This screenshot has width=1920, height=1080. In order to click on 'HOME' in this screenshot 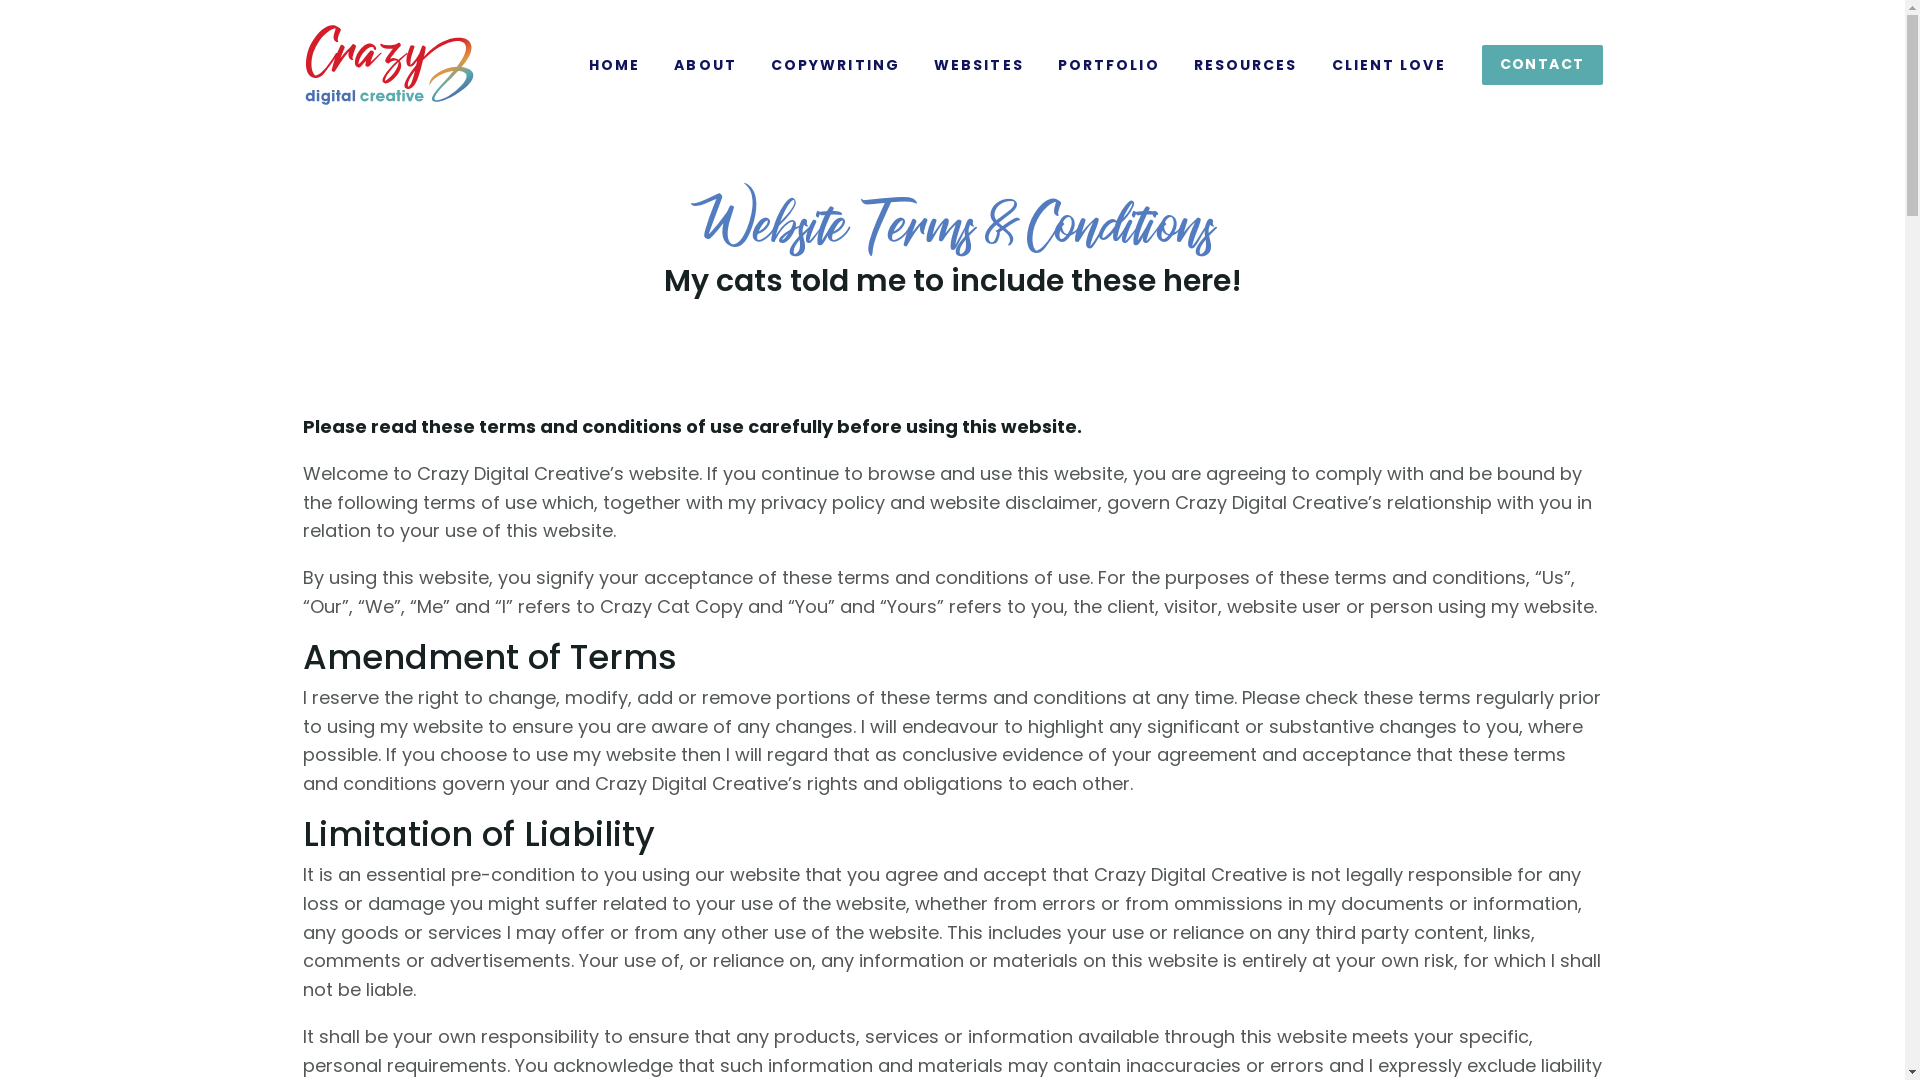, I will do `click(613, 64)`.